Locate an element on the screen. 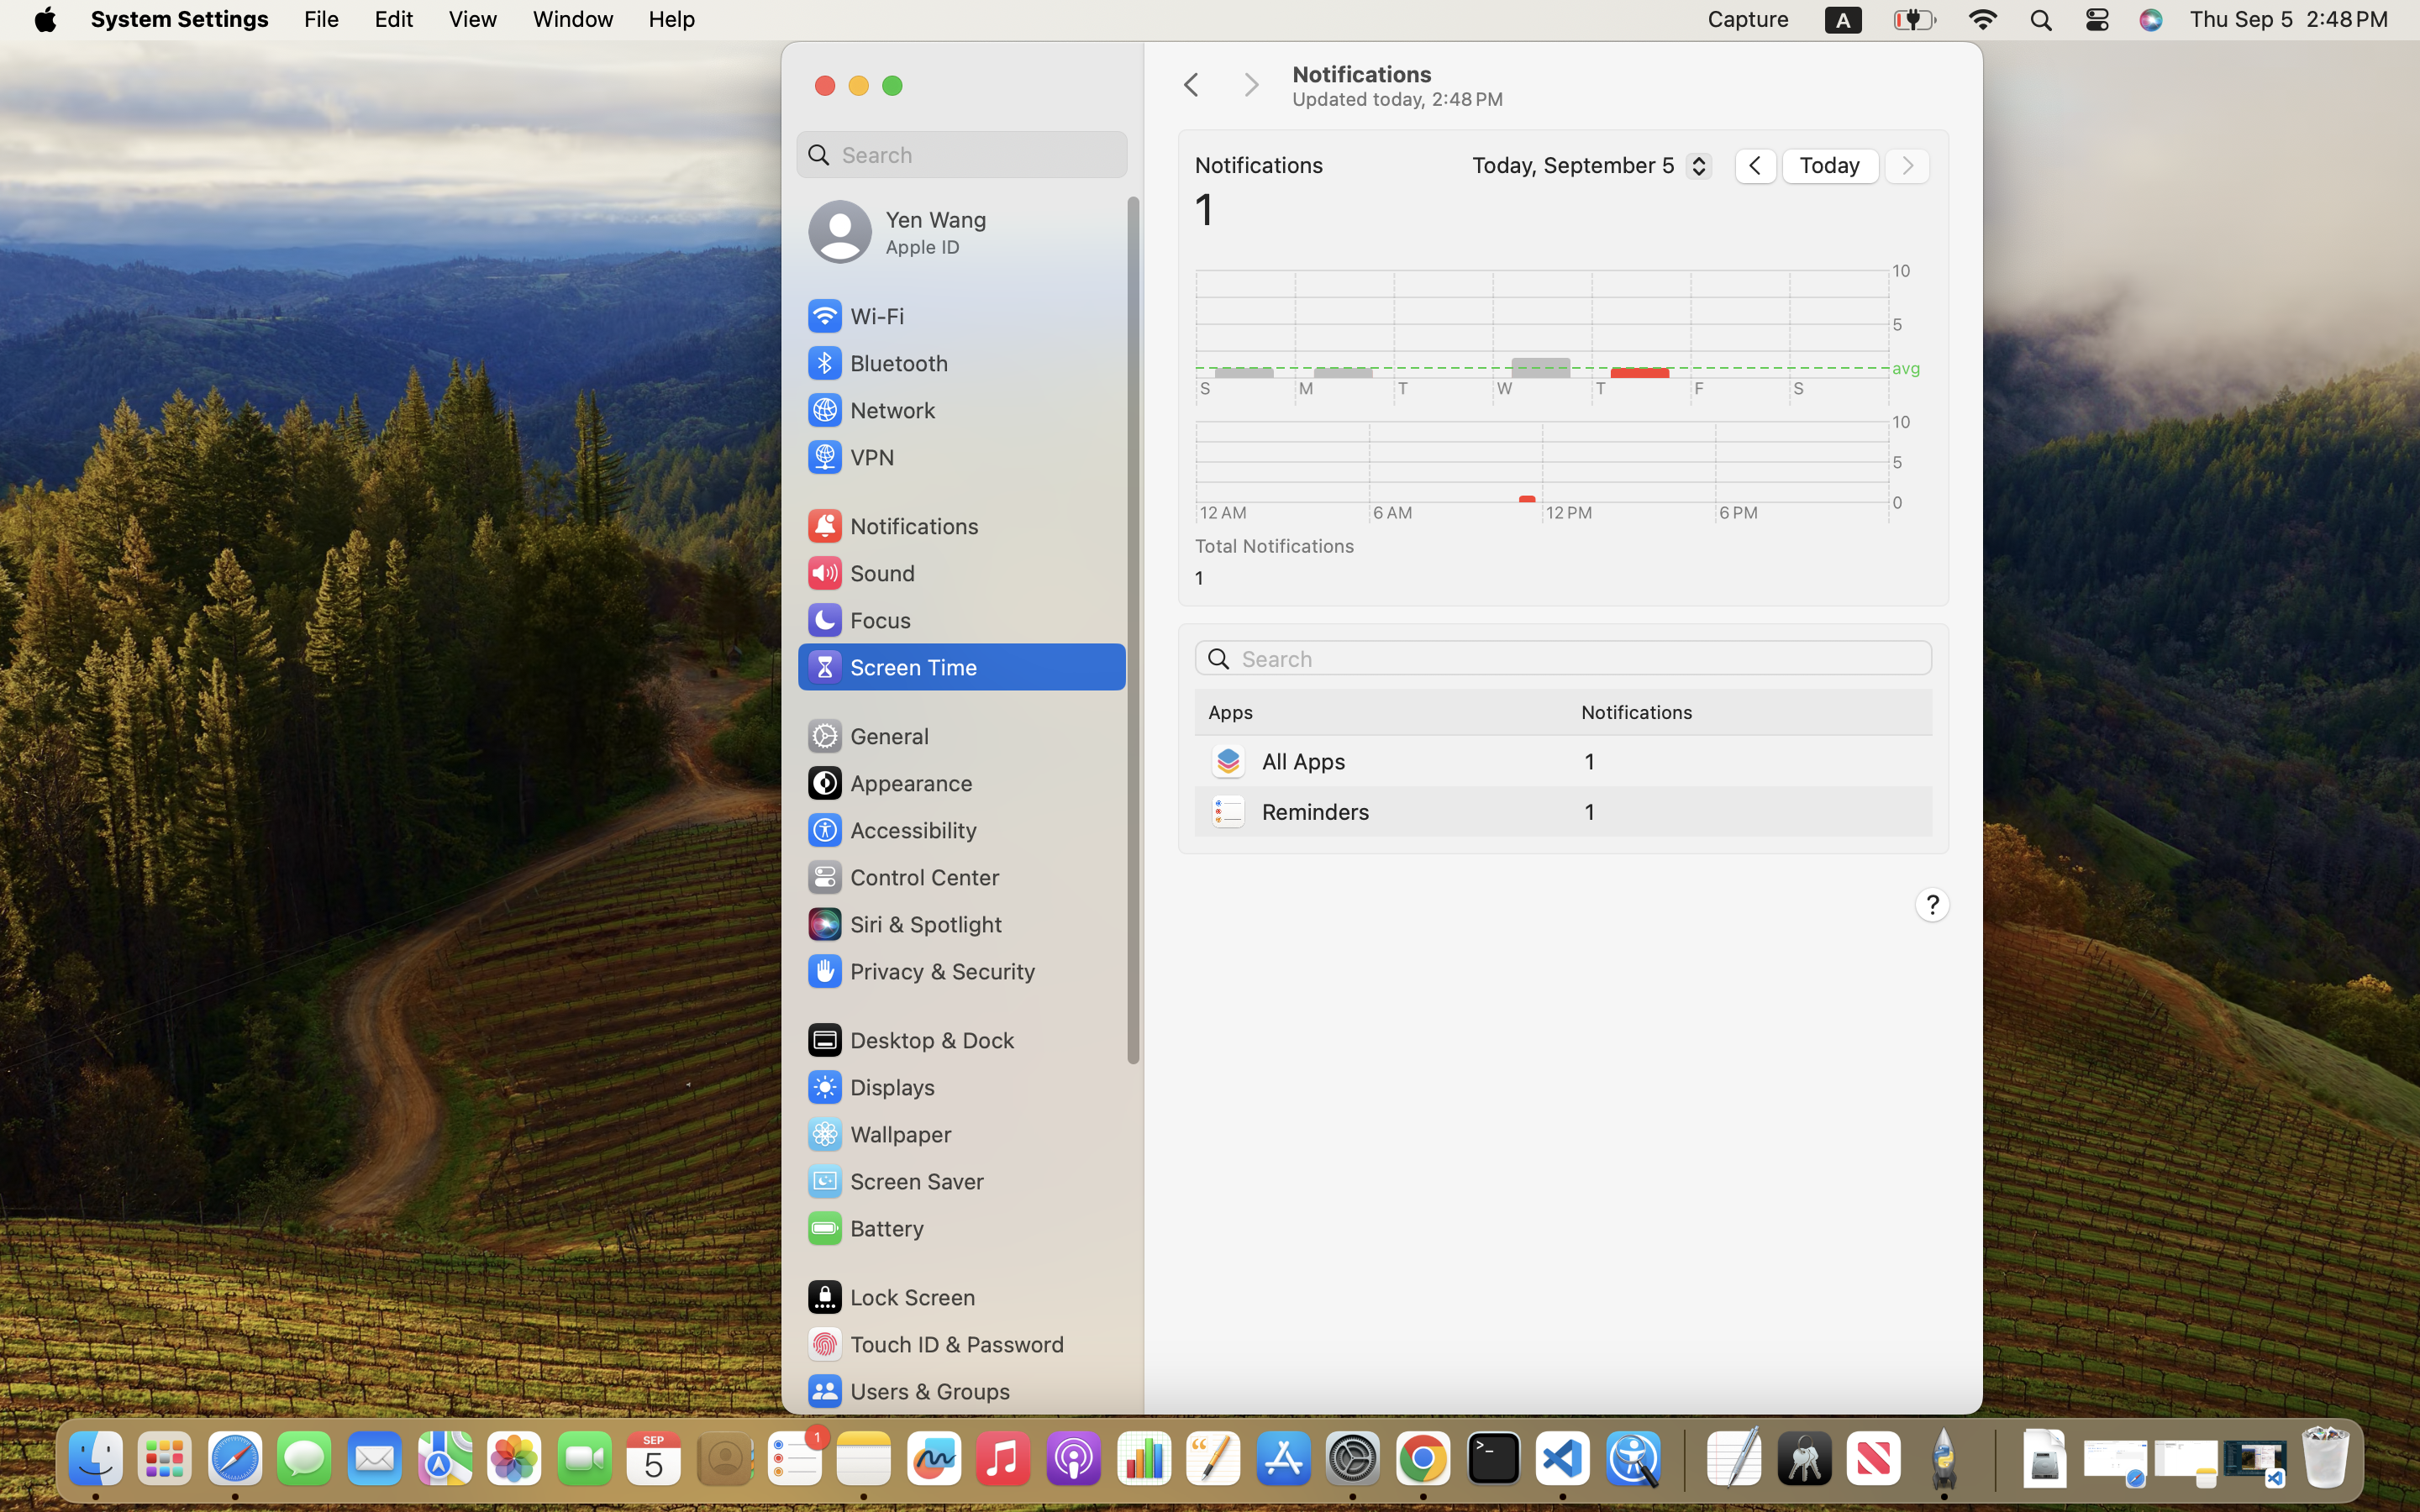 The width and height of the screenshot is (2420, 1512). 'Wallpaper' is located at coordinates (876, 1134).